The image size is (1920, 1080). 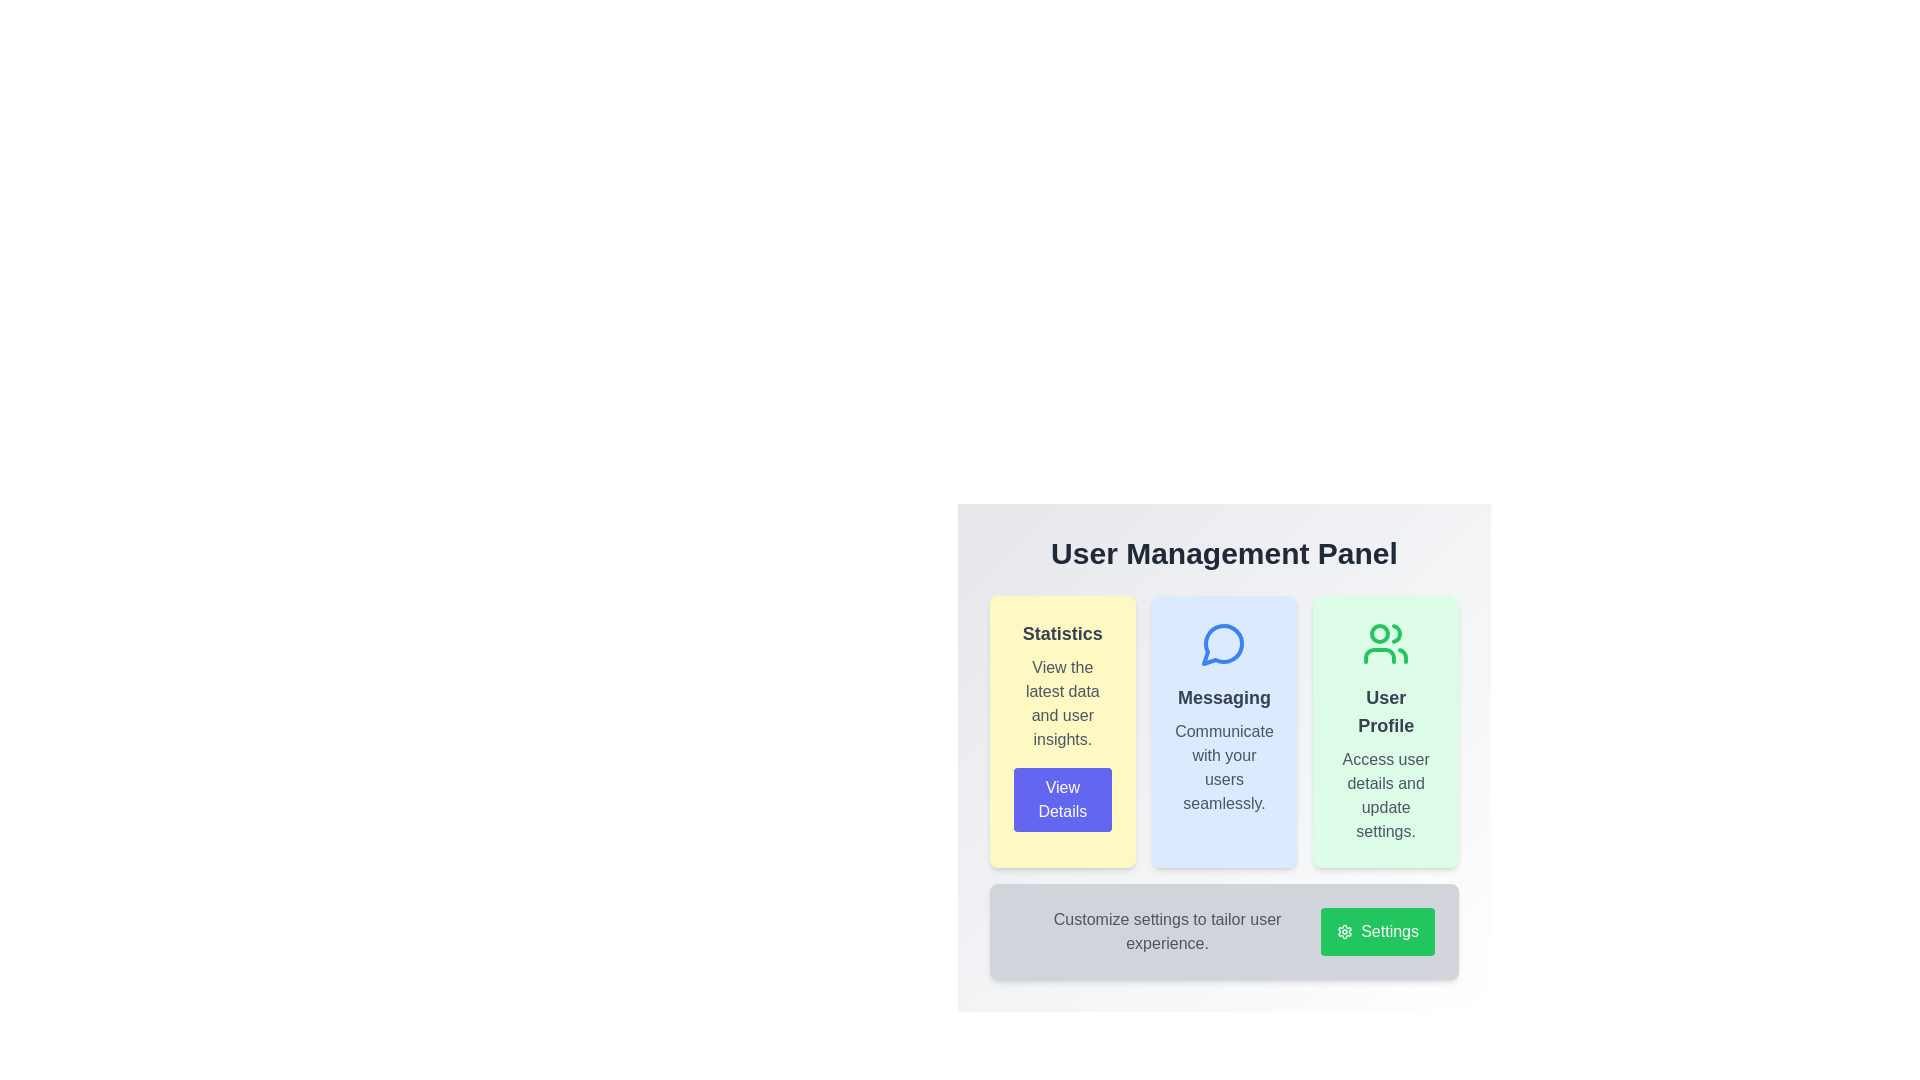 What do you see at coordinates (1223, 697) in the screenshot?
I see `text displayed in the bold, large-size font labeled 'Messaging', which is centrally aligned in the blue section of the 'User Management Panel'` at bounding box center [1223, 697].